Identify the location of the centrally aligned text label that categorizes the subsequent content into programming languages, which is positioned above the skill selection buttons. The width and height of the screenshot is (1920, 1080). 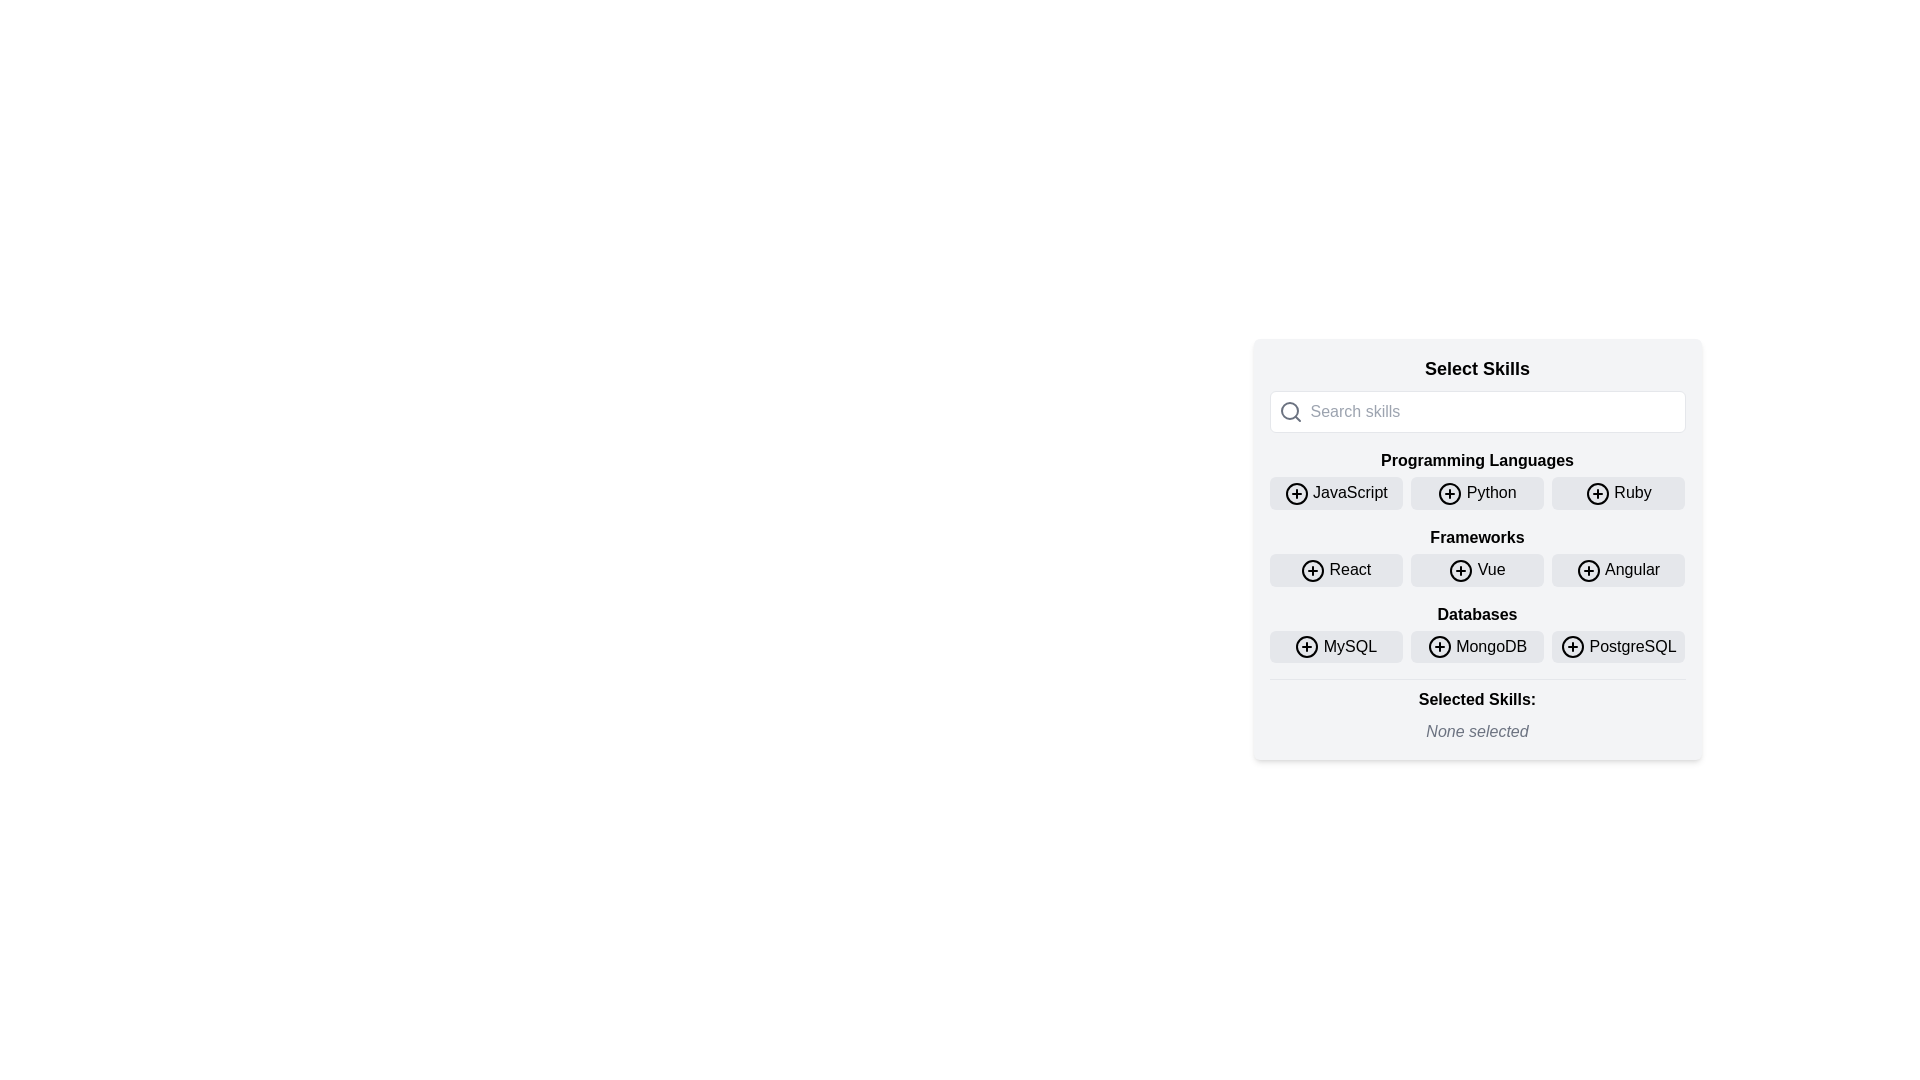
(1477, 461).